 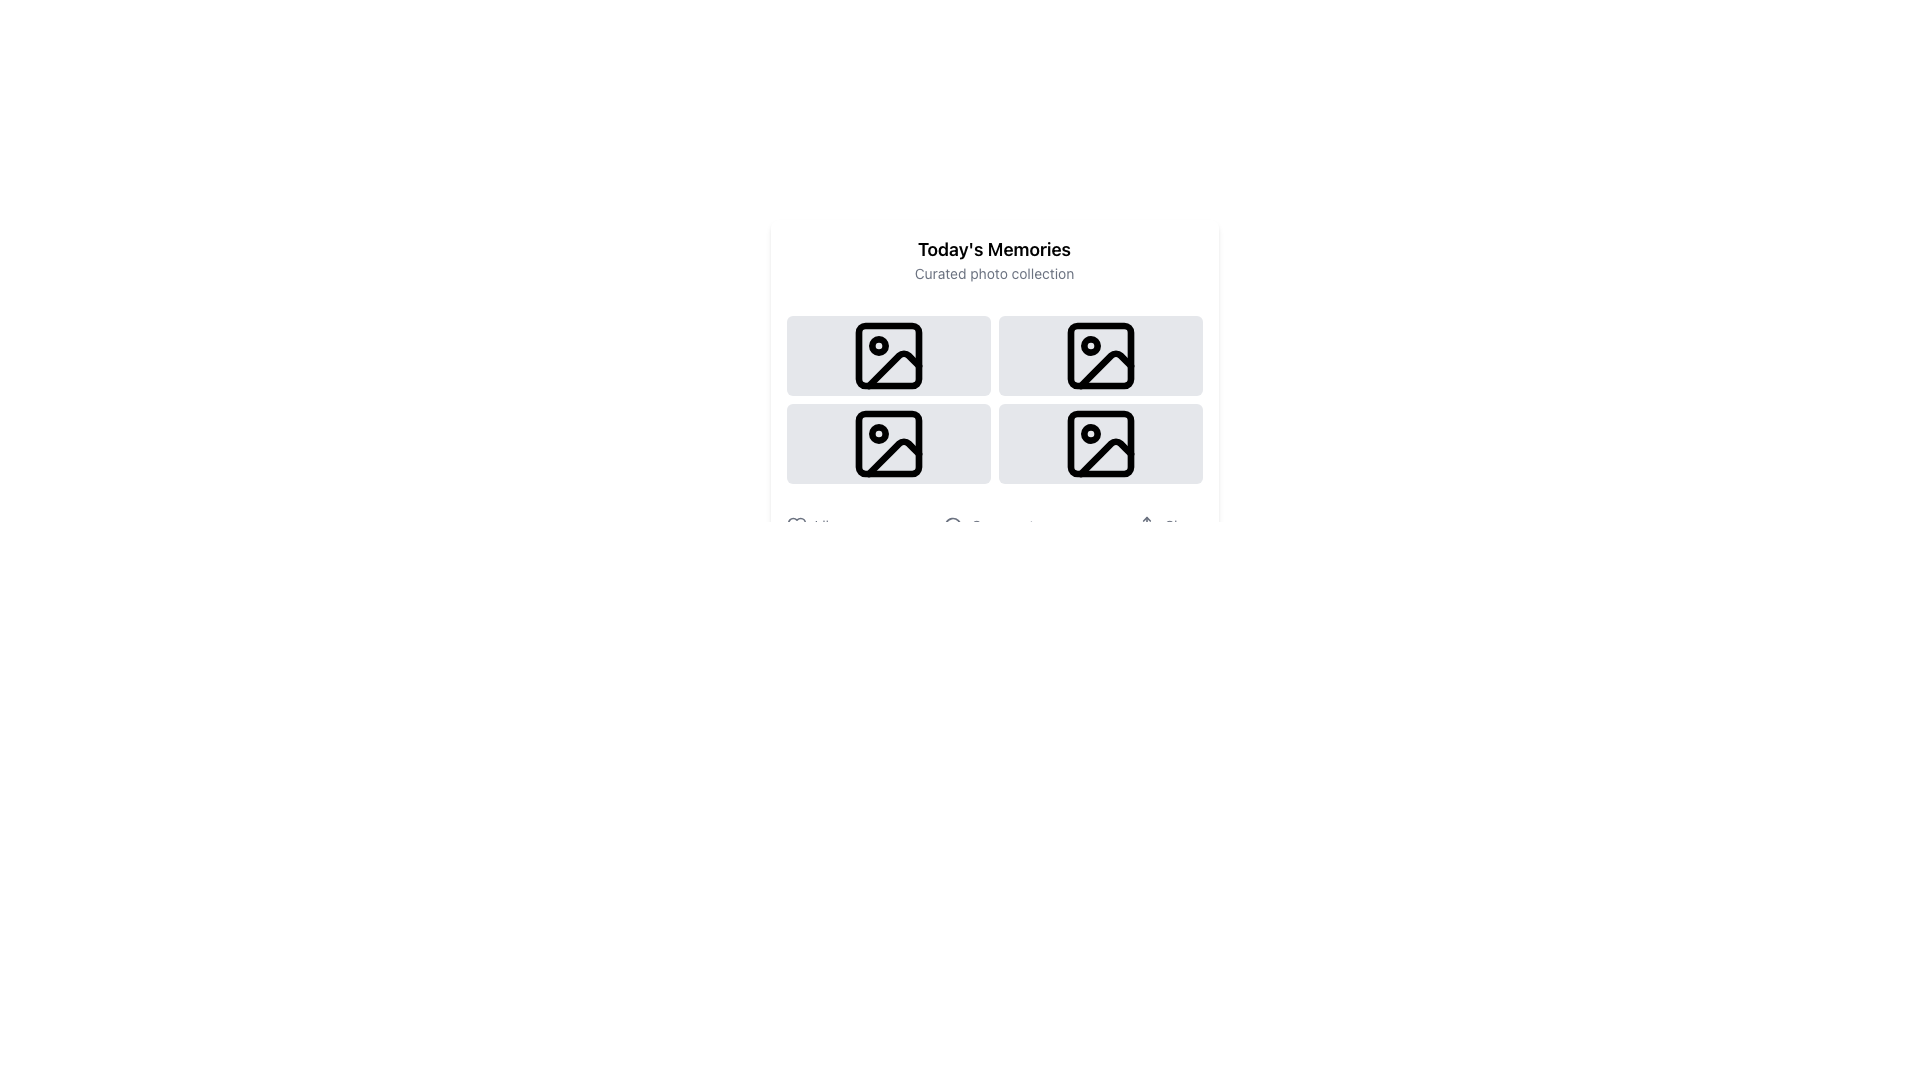 What do you see at coordinates (952, 524) in the screenshot?
I see `the circular chat bubble icon located to the left of the 'Comment' text to initiate its functionality` at bounding box center [952, 524].